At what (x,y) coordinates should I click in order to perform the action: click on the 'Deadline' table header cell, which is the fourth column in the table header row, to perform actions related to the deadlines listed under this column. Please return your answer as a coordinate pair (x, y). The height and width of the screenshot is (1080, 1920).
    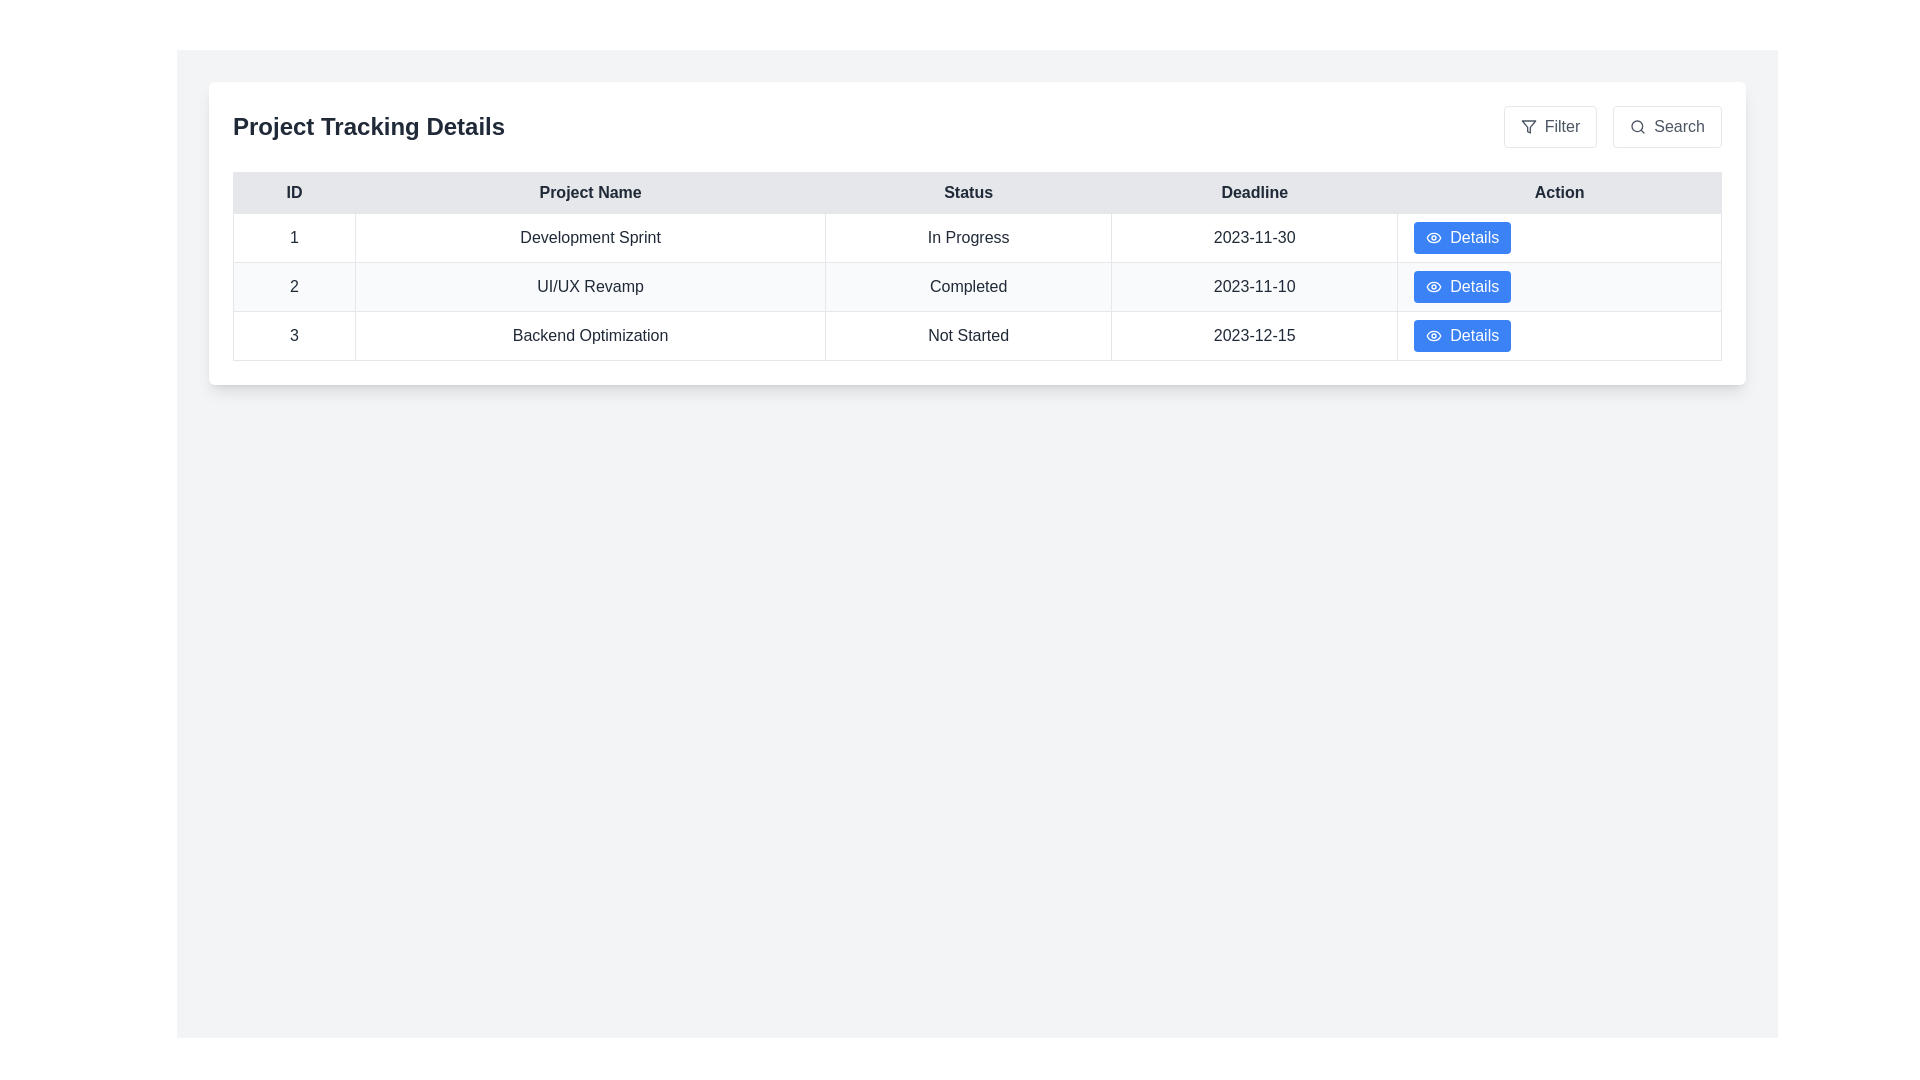
    Looking at the image, I should click on (1253, 192).